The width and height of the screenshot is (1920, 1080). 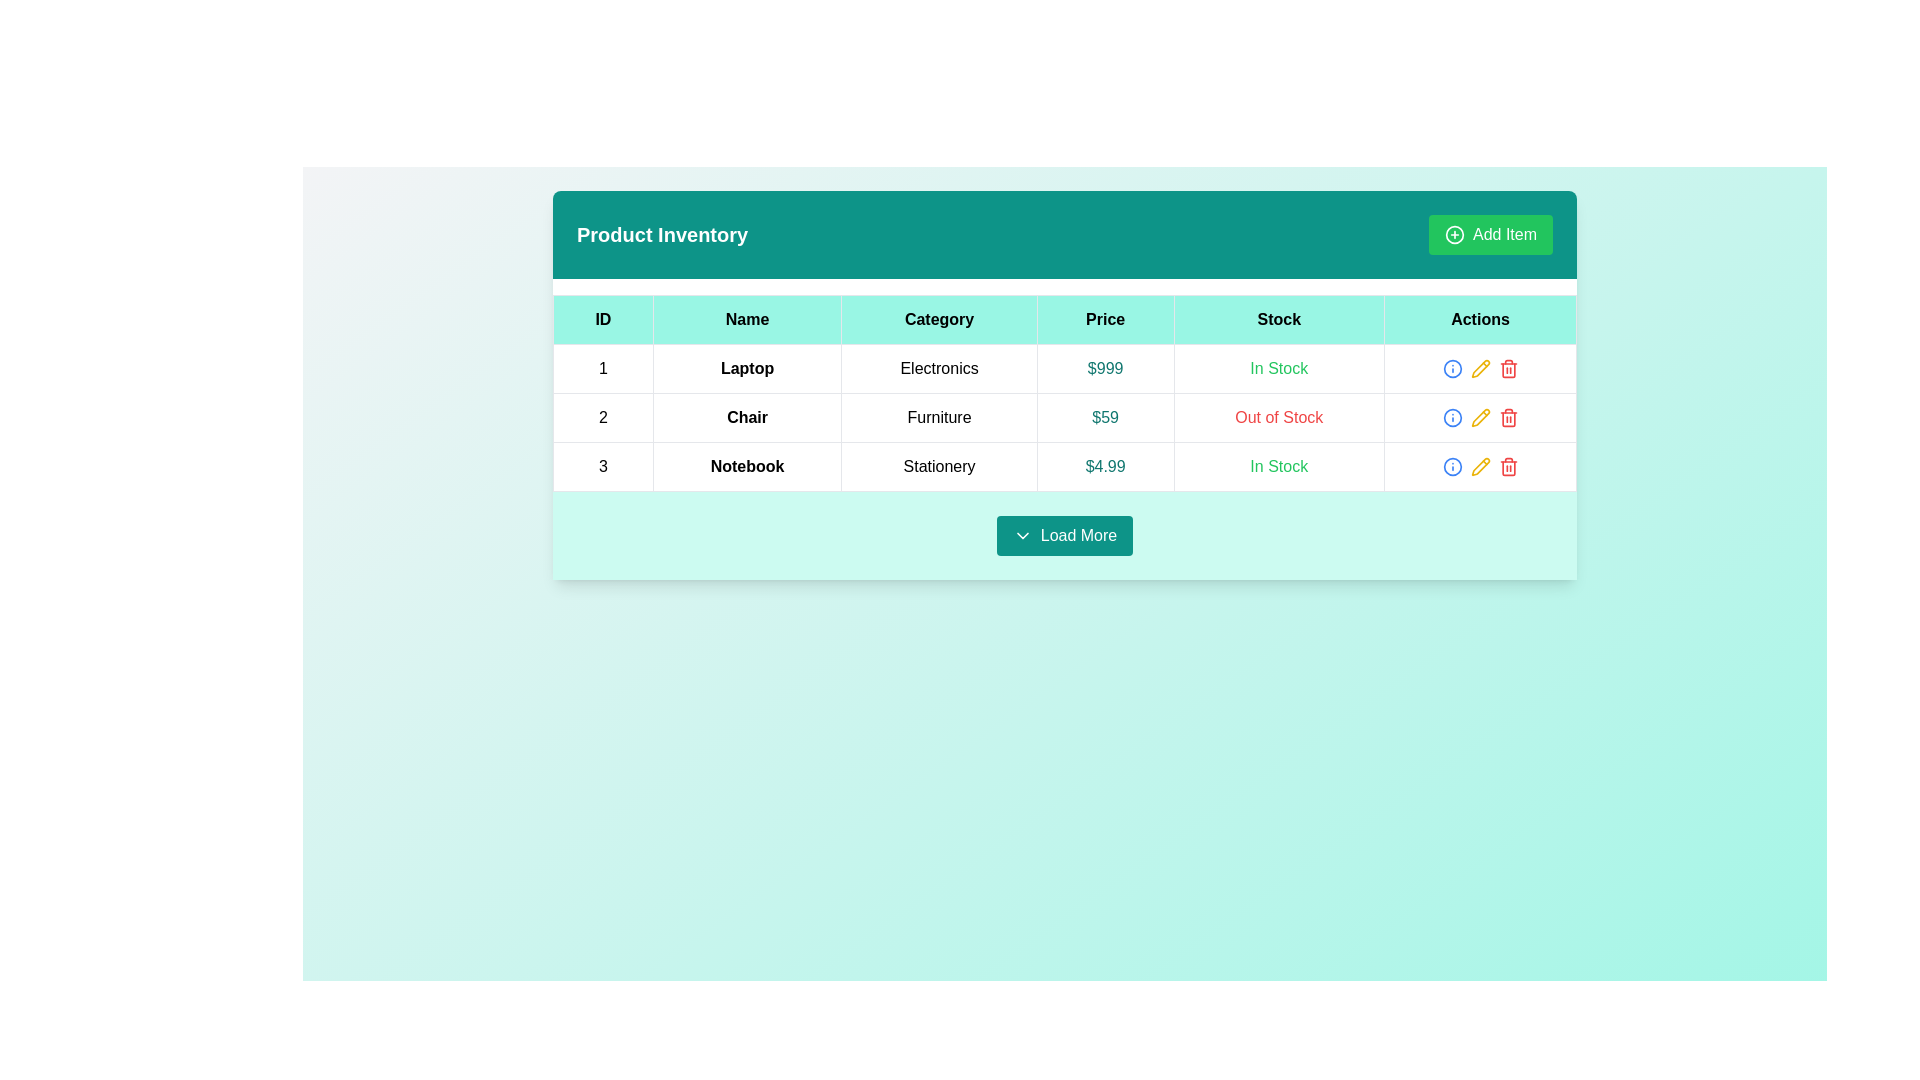 I want to click on the yellow pencil icon button in the 'Actions' column of the second row in the 'Product Inventory' table, so click(x=1480, y=416).